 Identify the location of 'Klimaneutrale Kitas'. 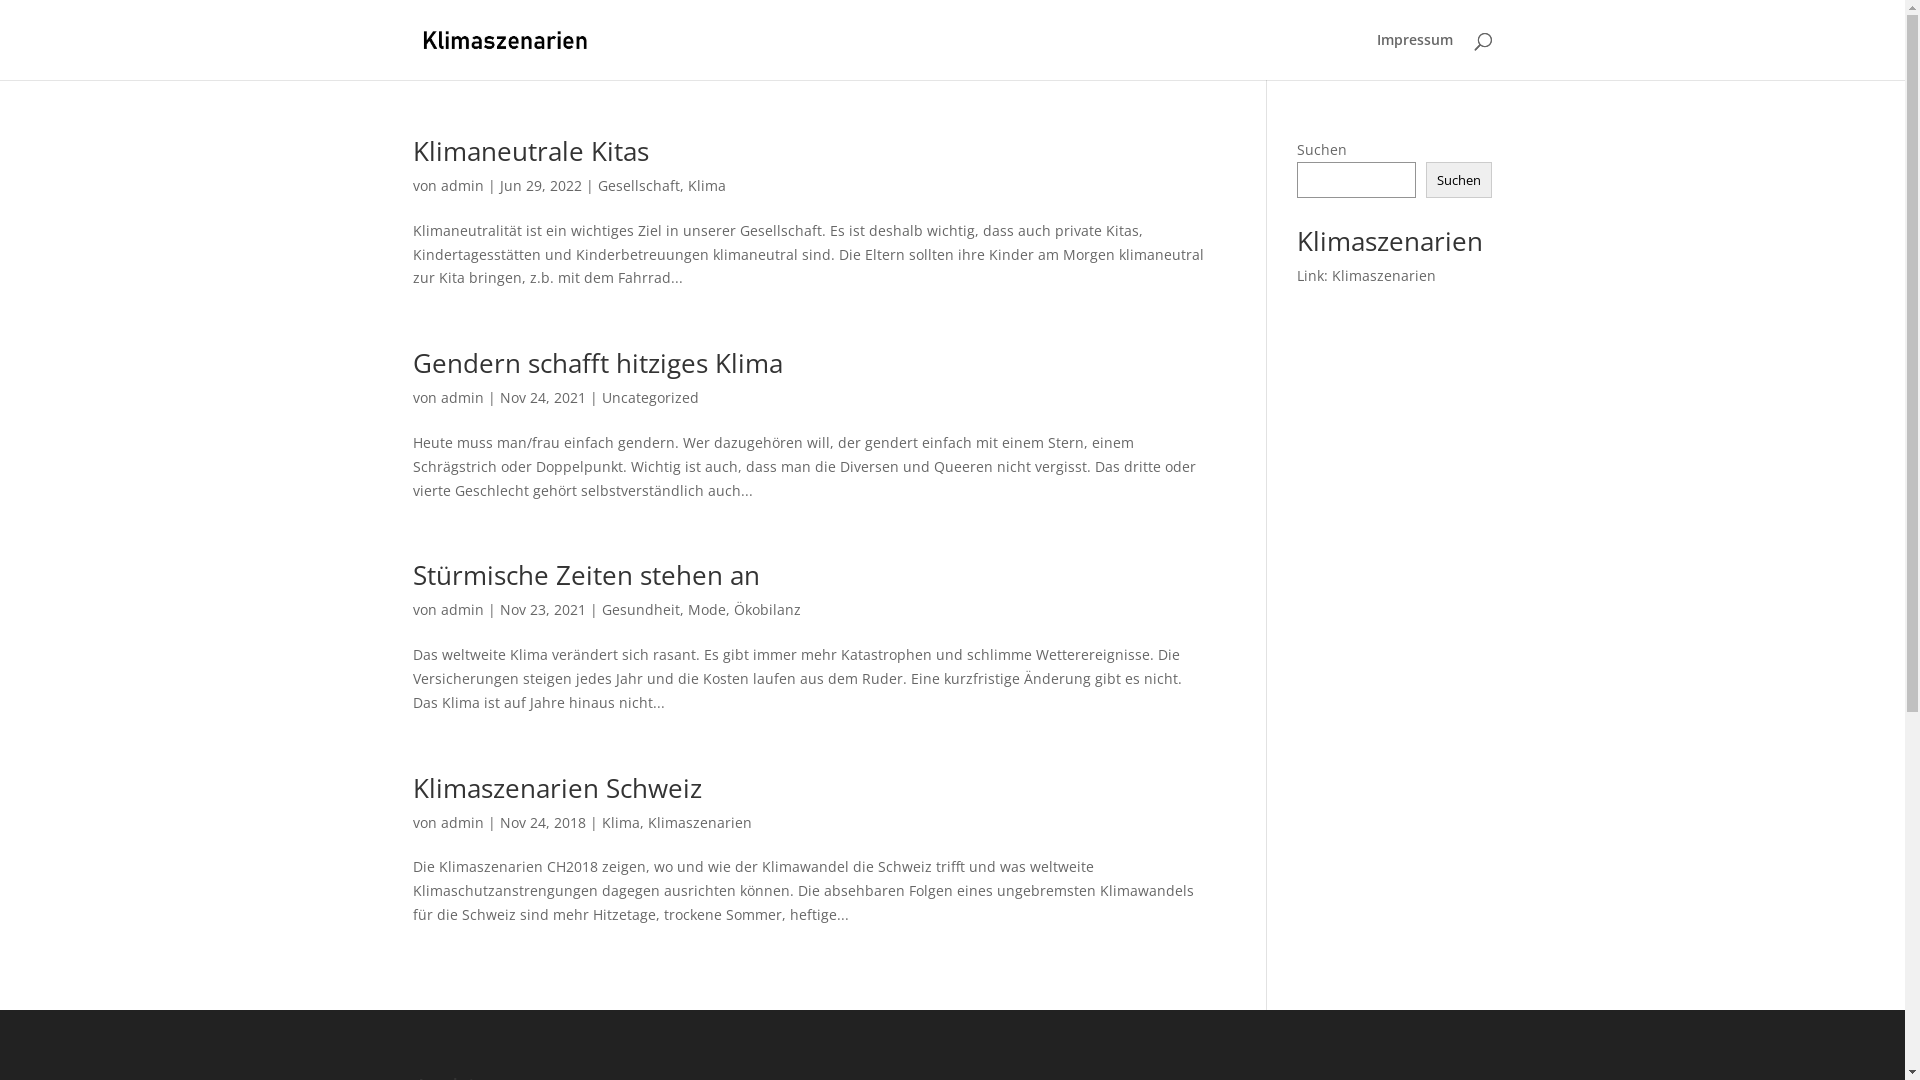
(529, 149).